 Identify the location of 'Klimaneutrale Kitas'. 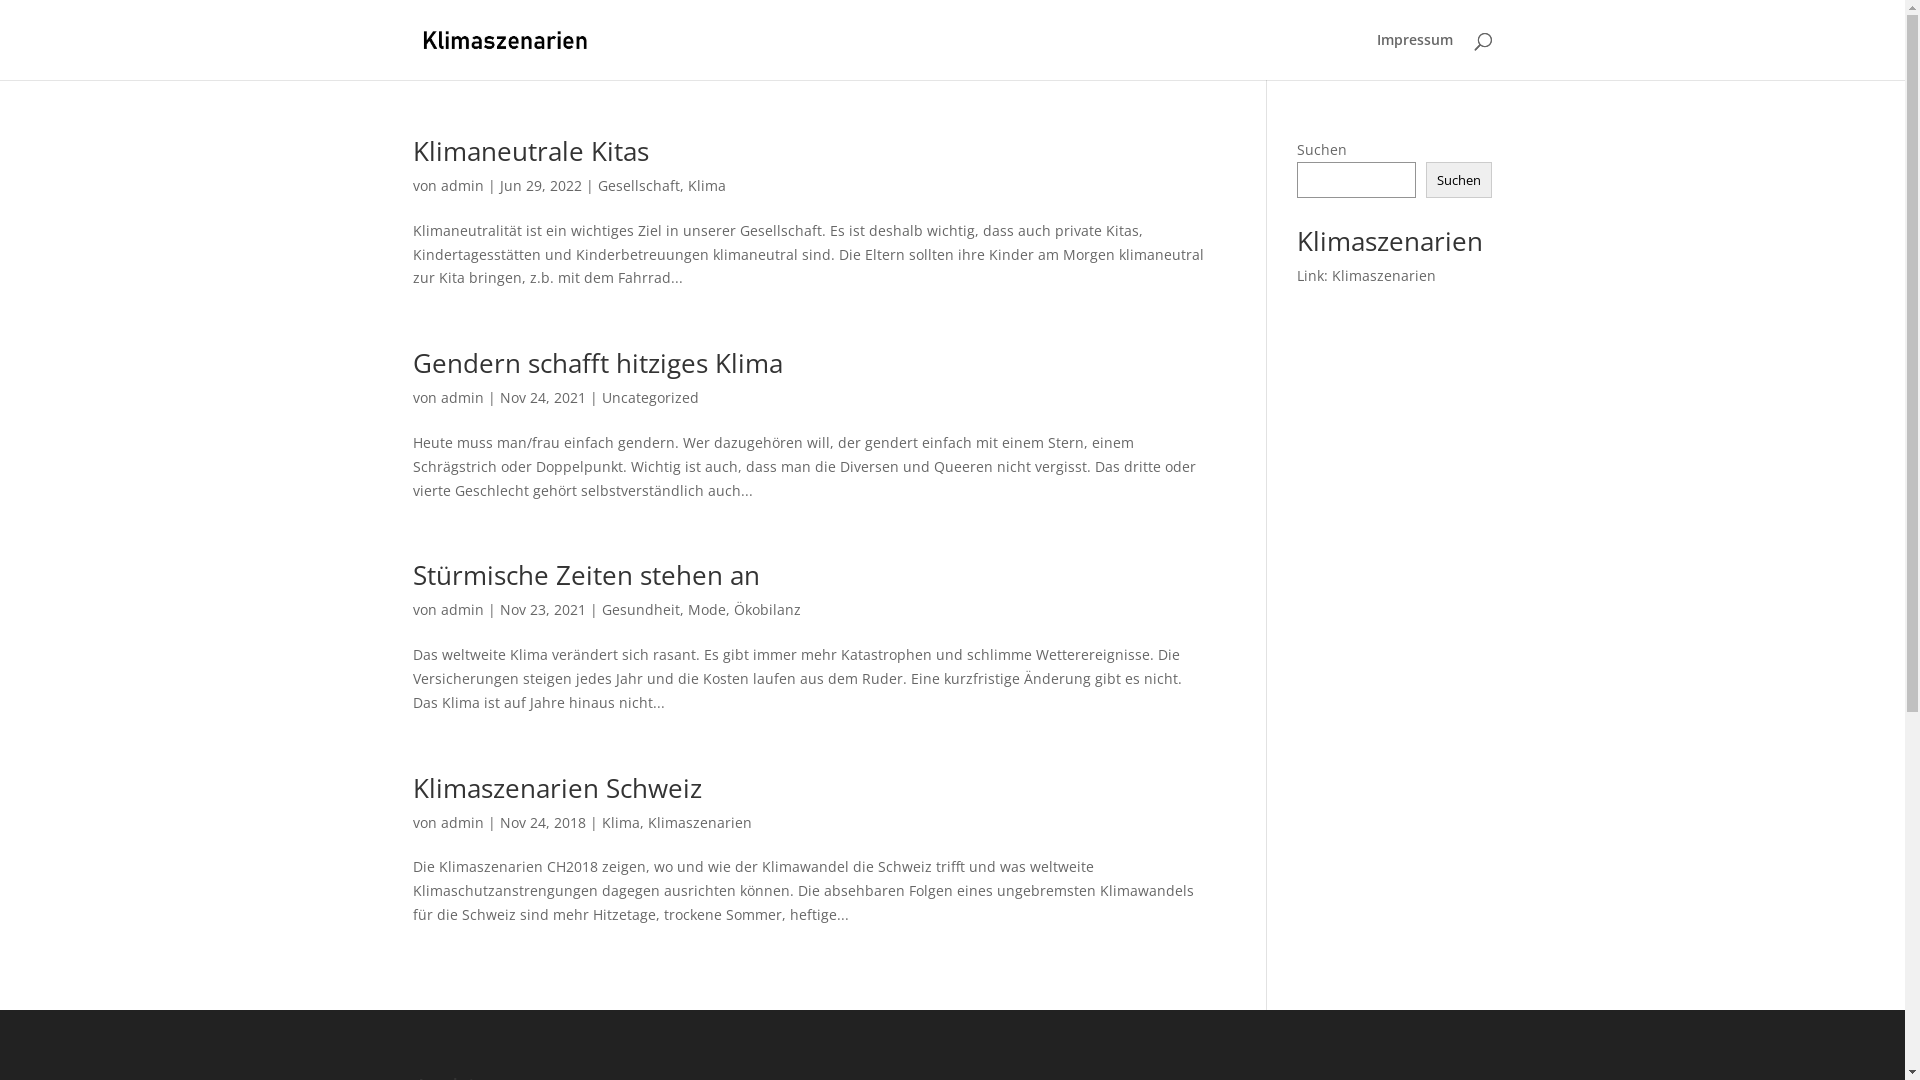
(529, 149).